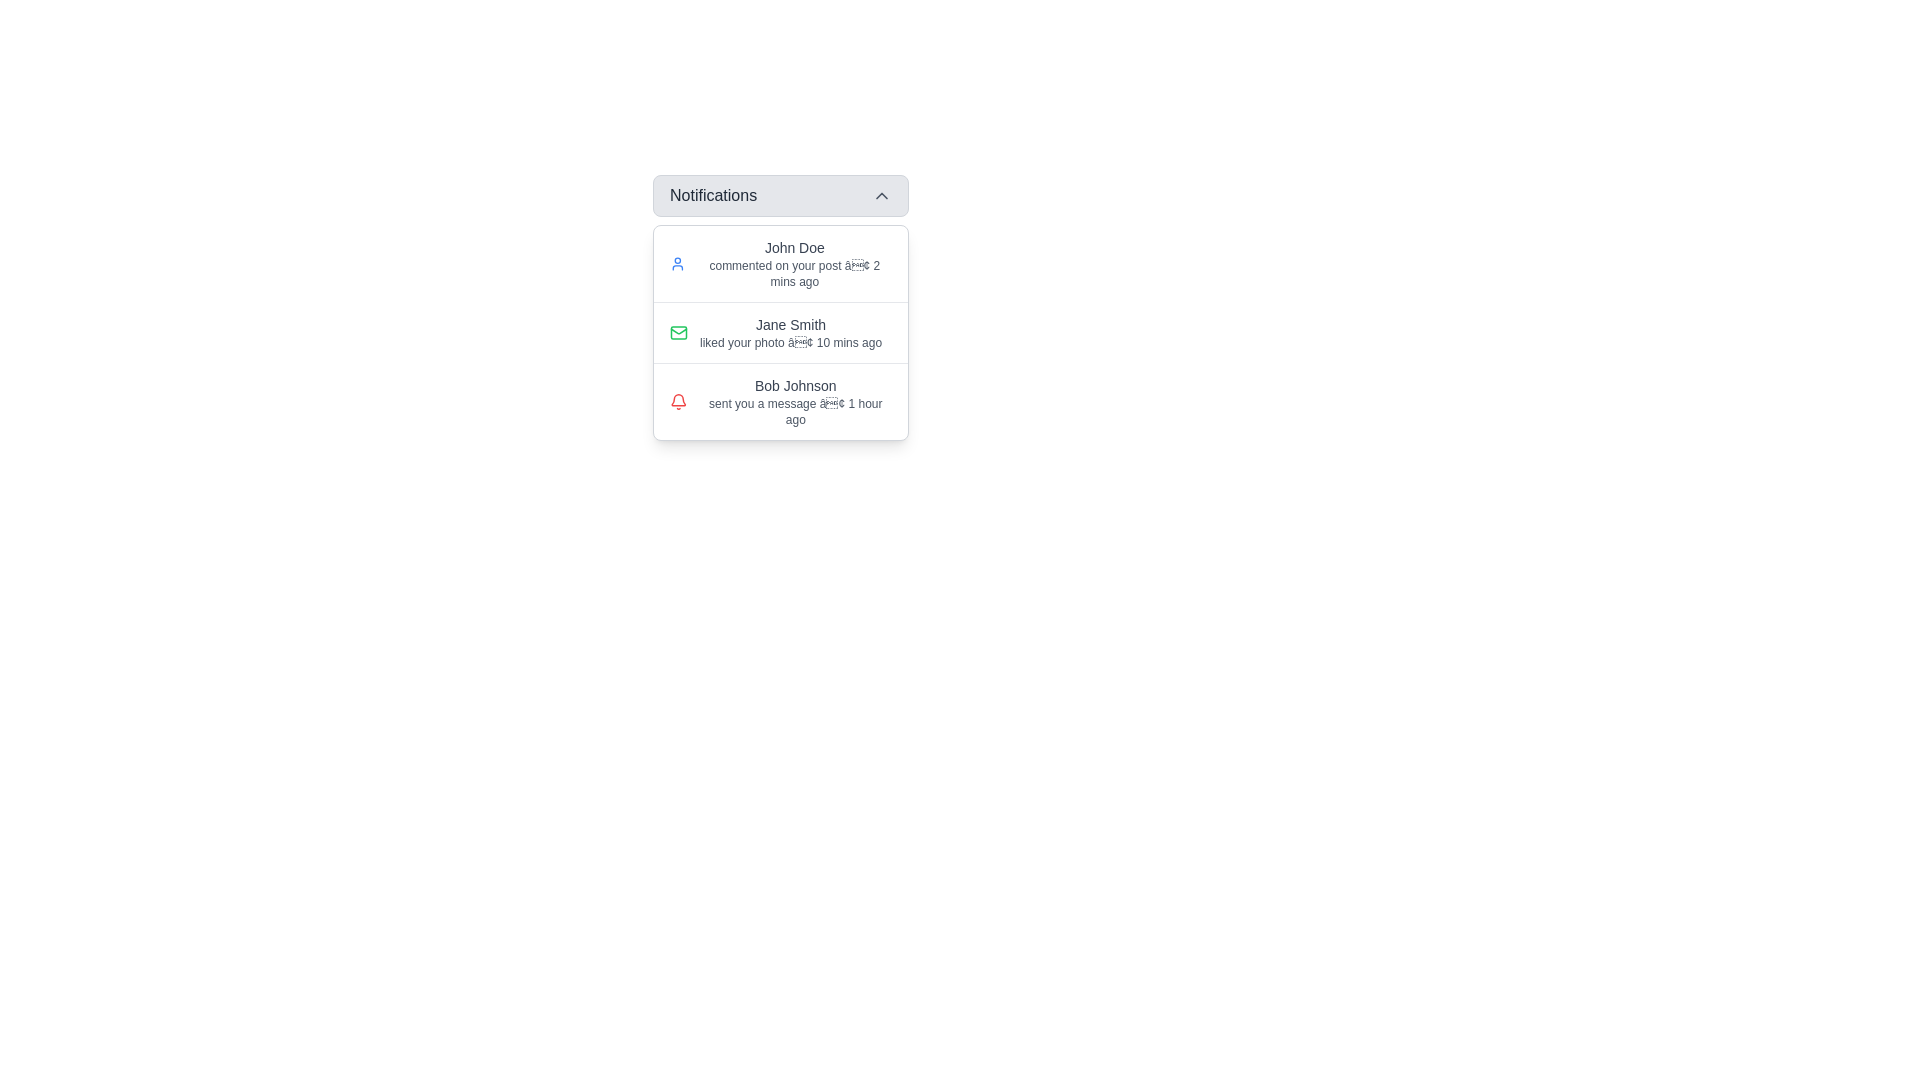 Image resolution: width=1920 pixels, height=1080 pixels. I want to click on the 'Notifications' label, which is styled in bold dark gray font and located in the upper section of the notification drop-down panel, so click(713, 196).